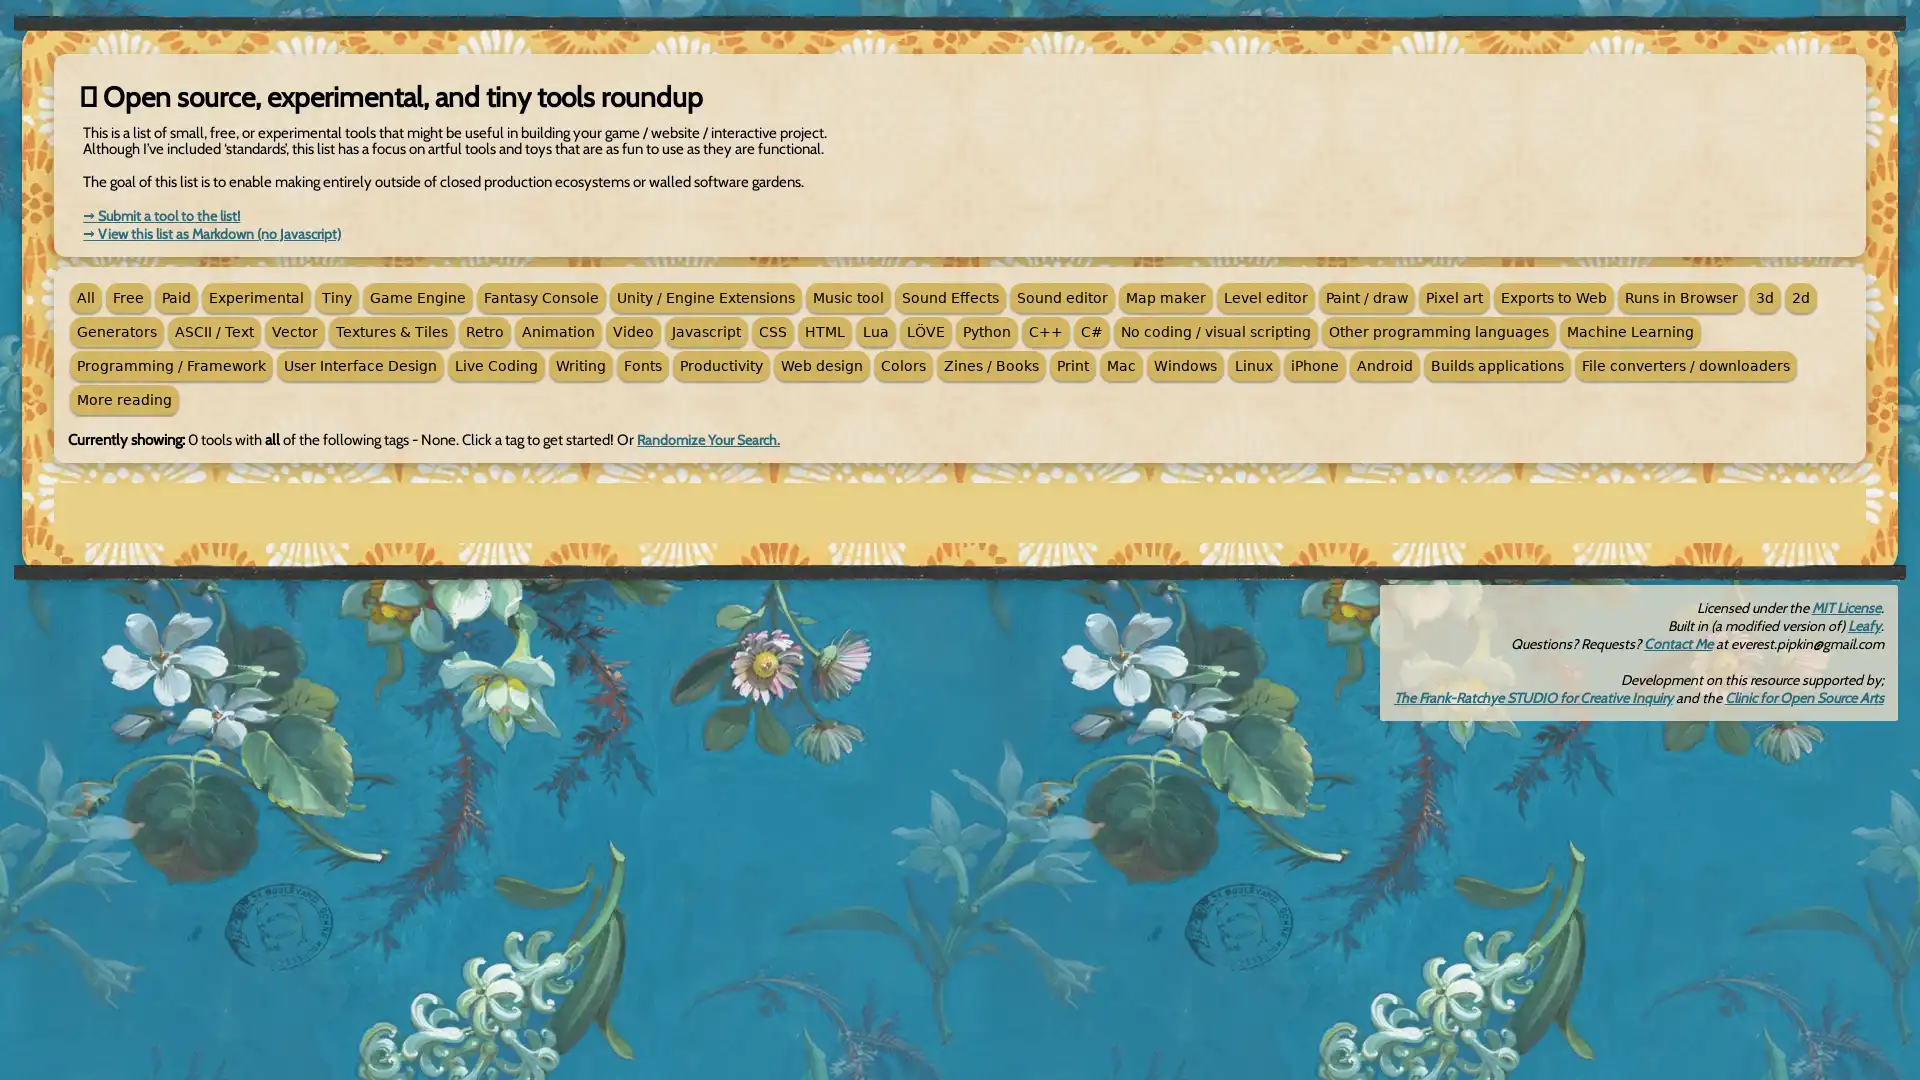 This screenshot has height=1080, width=1920. I want to click on Javascript, so click(706, 330).